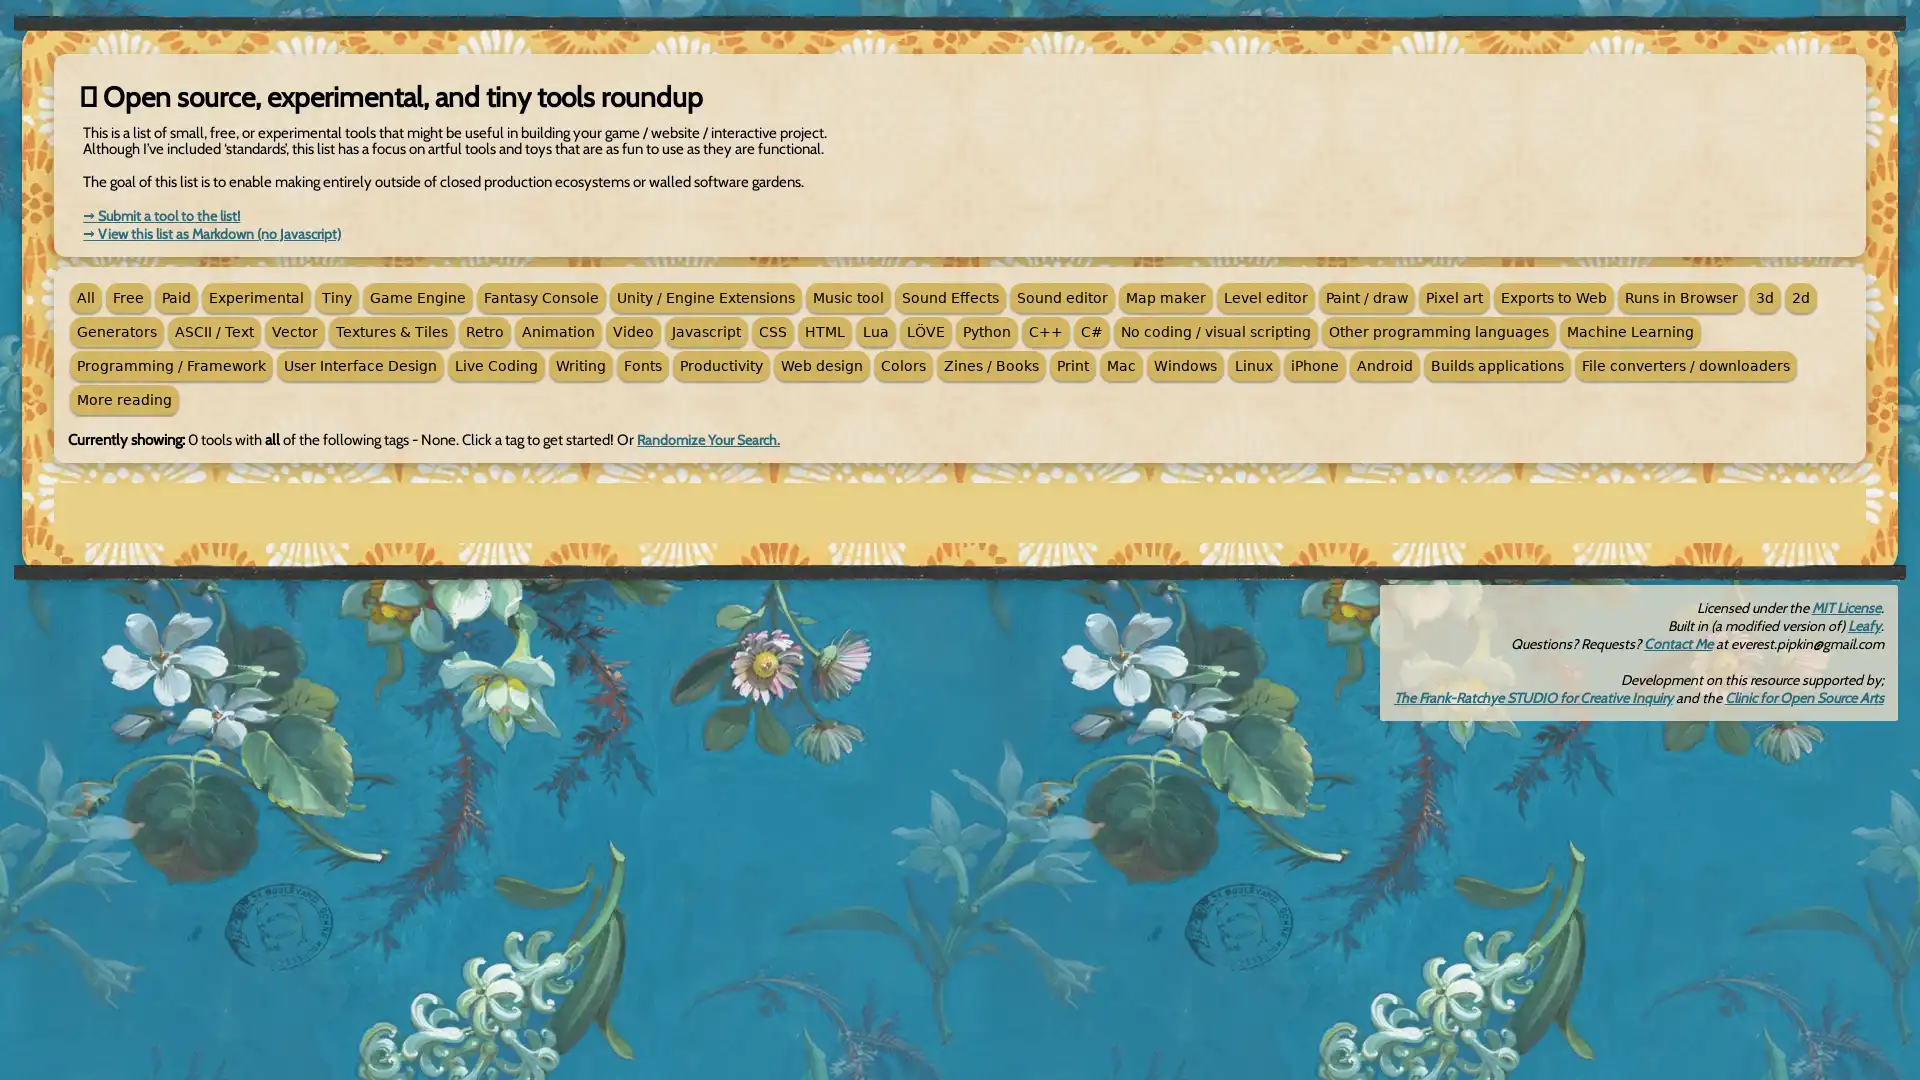 This screenshot has height=1080, width=1920. I want to click on Javascript, so click(706, 330).